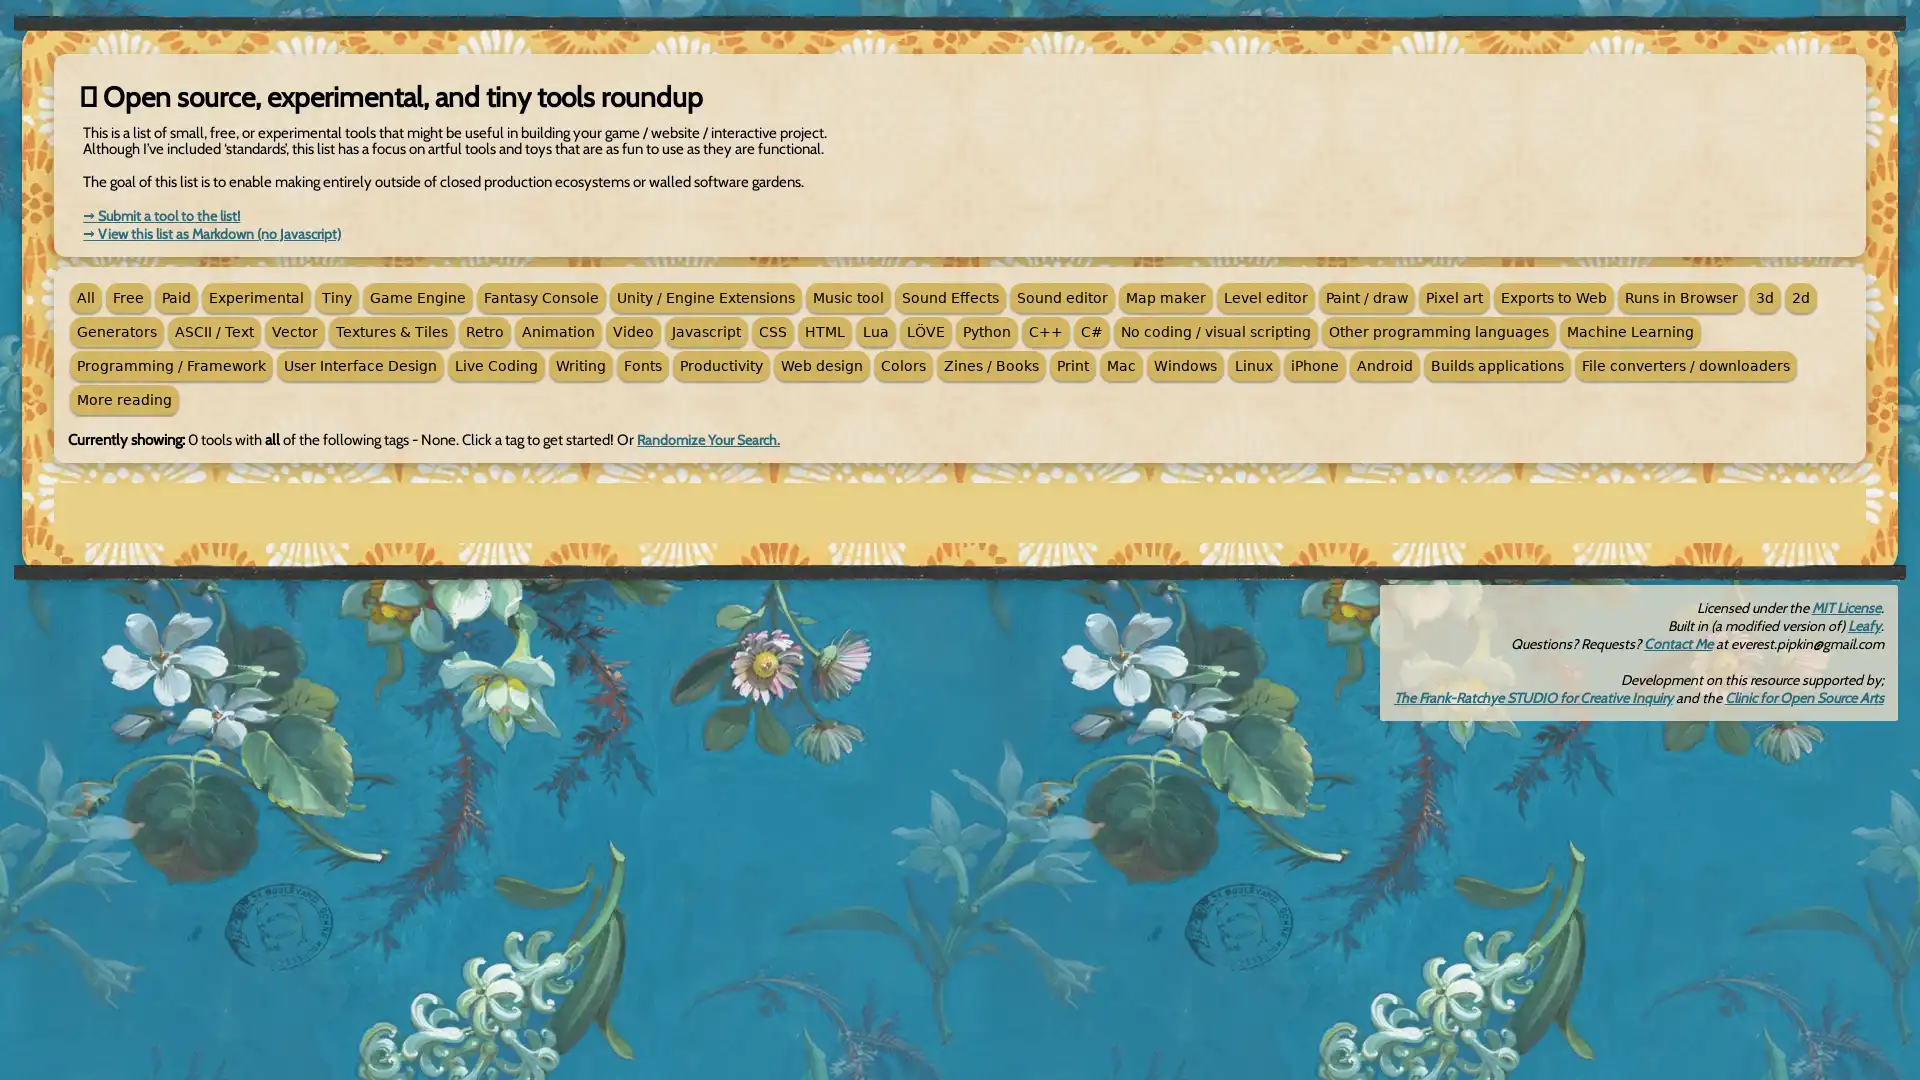 This screenshot has height=1080, width=1920. I want to click on Javascript, so click(706, 330).